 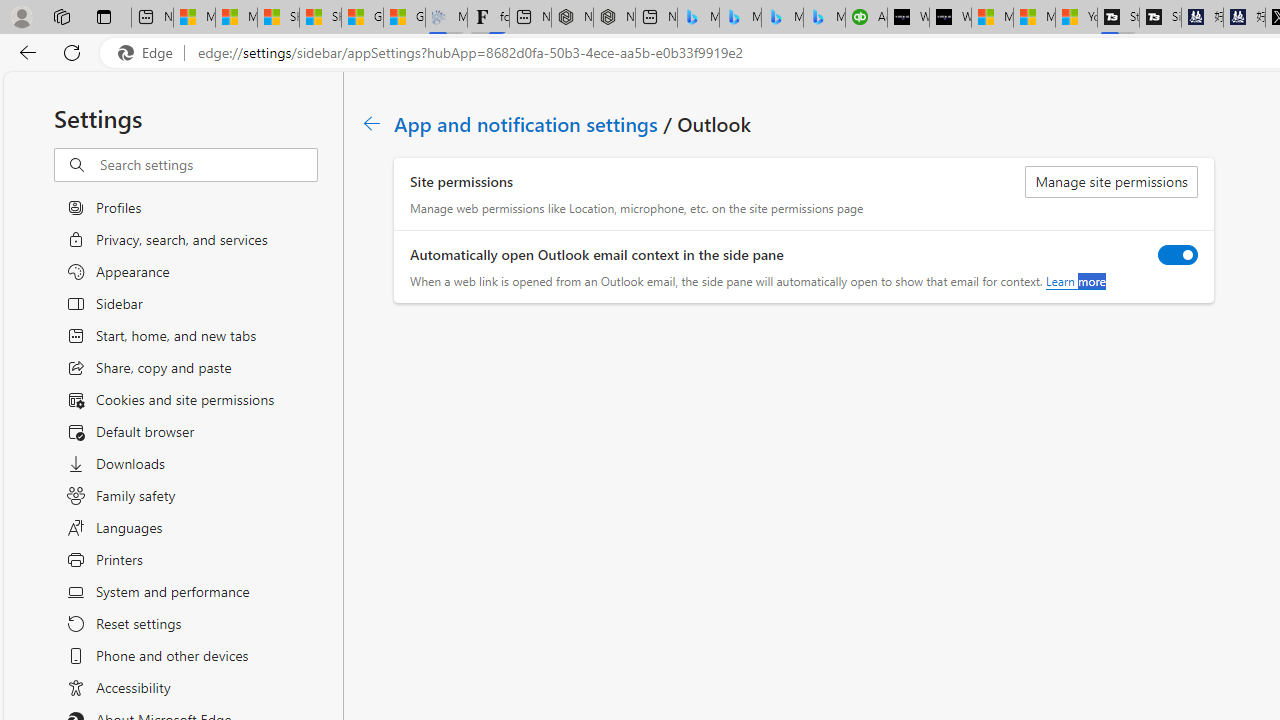 What do you see at coordinates (866, 17) in the screenshot?
I see `'Accounting Software for Accountants, CPAs and Bookkeepers'` at bounding box center [866, 17].